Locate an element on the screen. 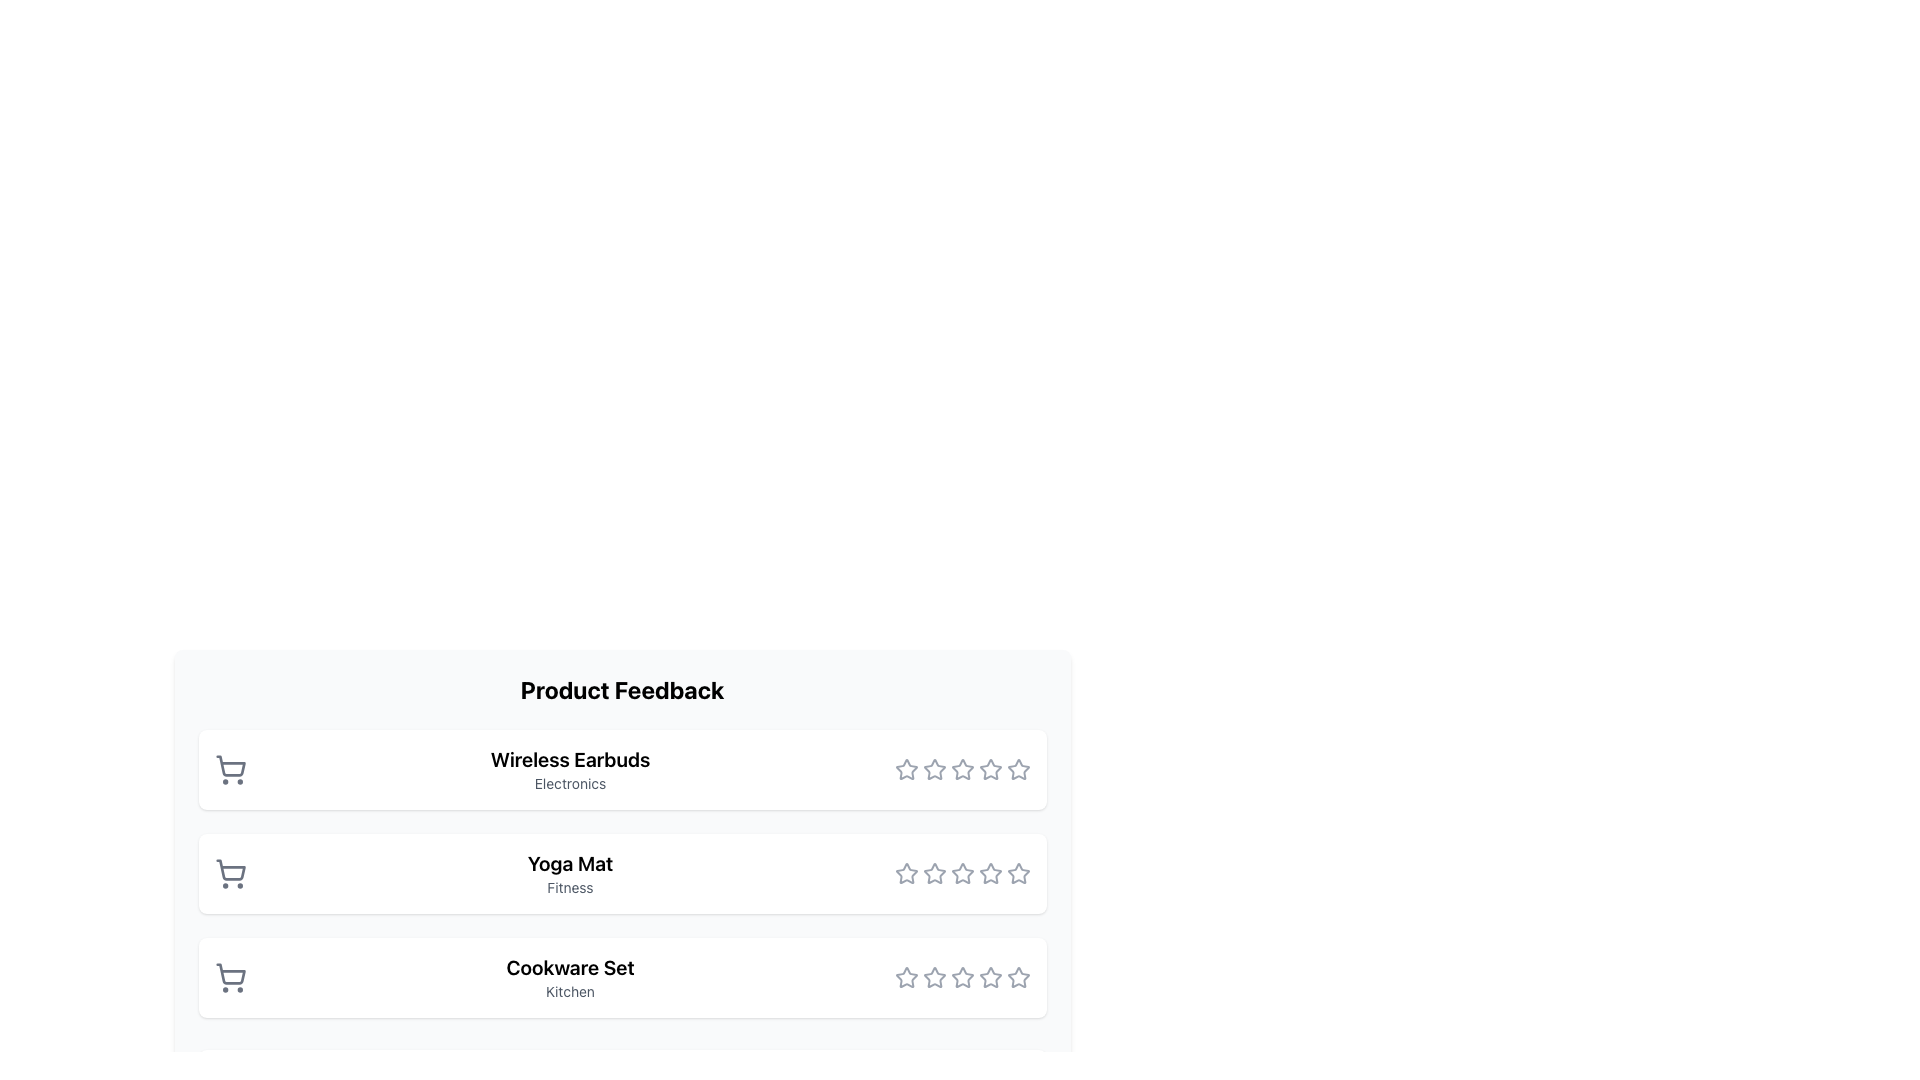  the third star is located at coordinates (933, 873).